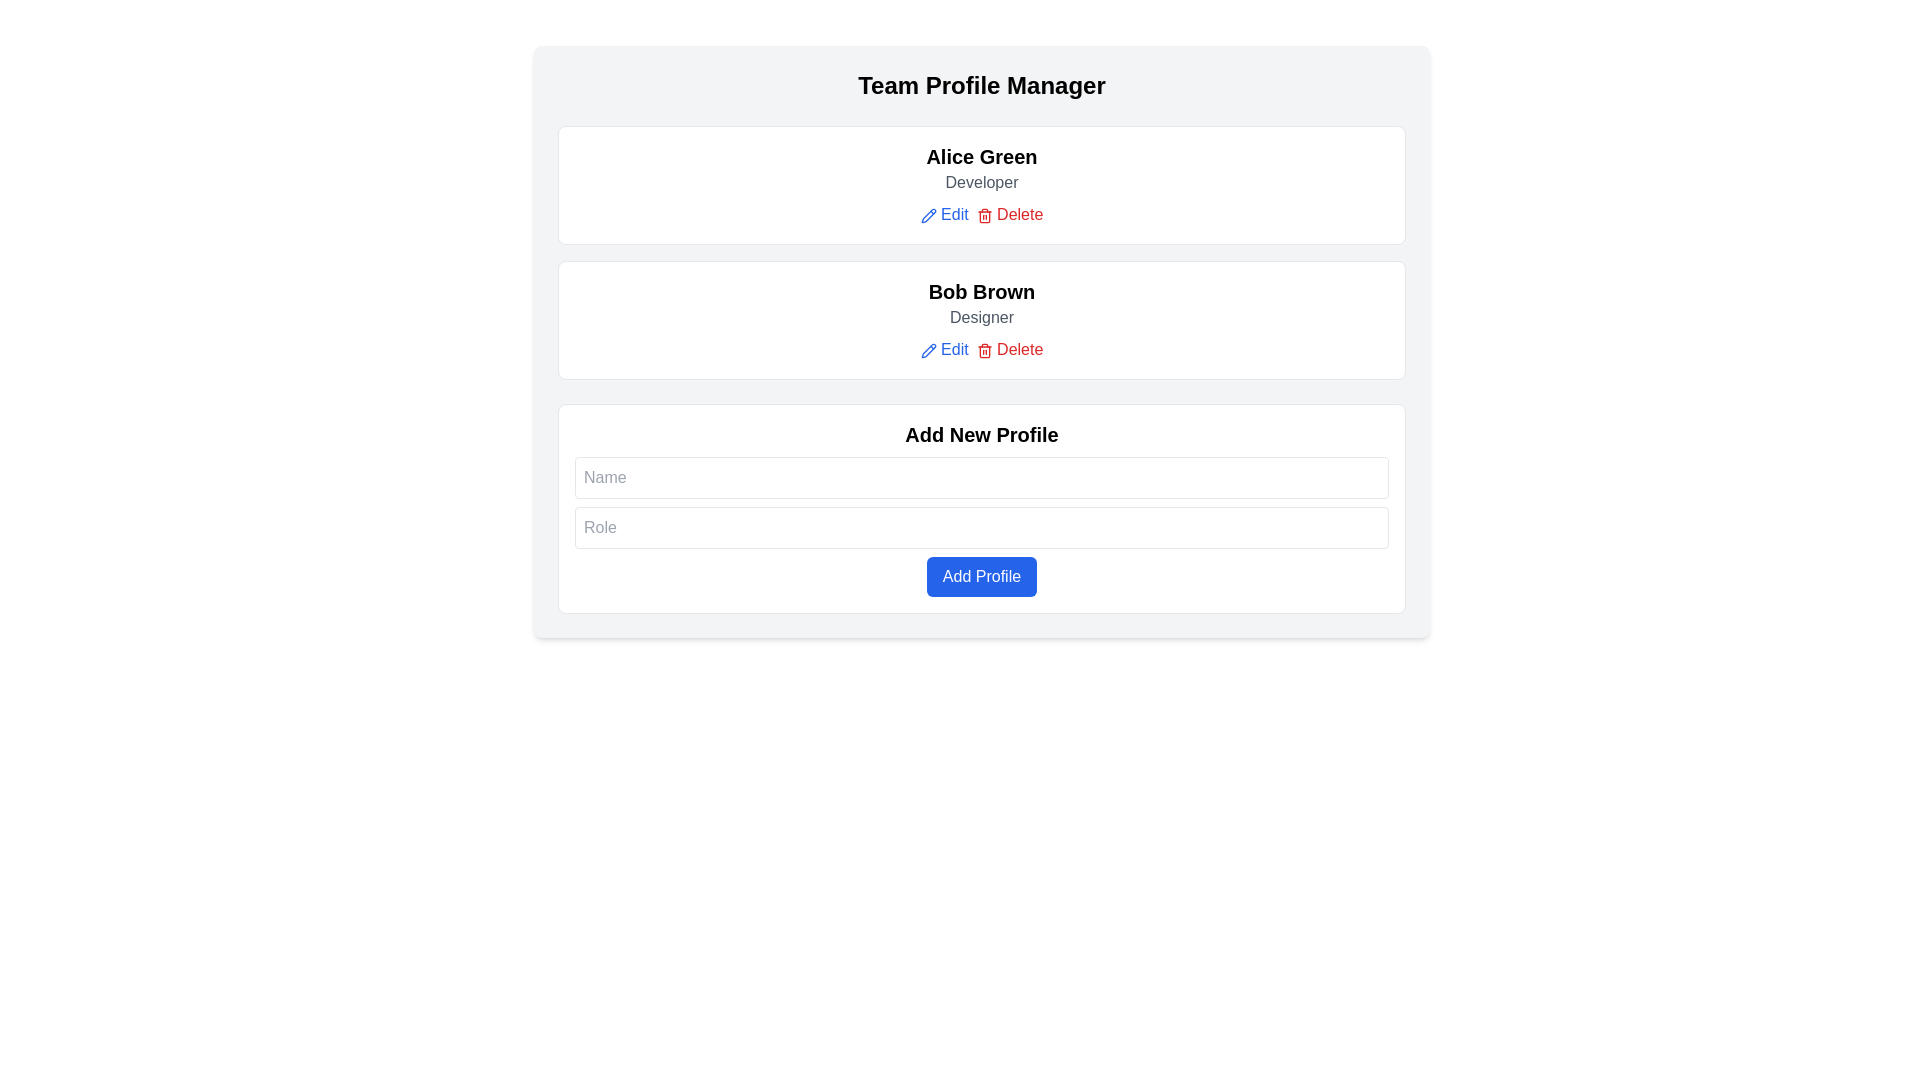  I want to click on the 'Delete' button, which is styled in red and associated with a trash bin icon, located at the bottom-right of Alice Green's profile section, so click(982, 215).